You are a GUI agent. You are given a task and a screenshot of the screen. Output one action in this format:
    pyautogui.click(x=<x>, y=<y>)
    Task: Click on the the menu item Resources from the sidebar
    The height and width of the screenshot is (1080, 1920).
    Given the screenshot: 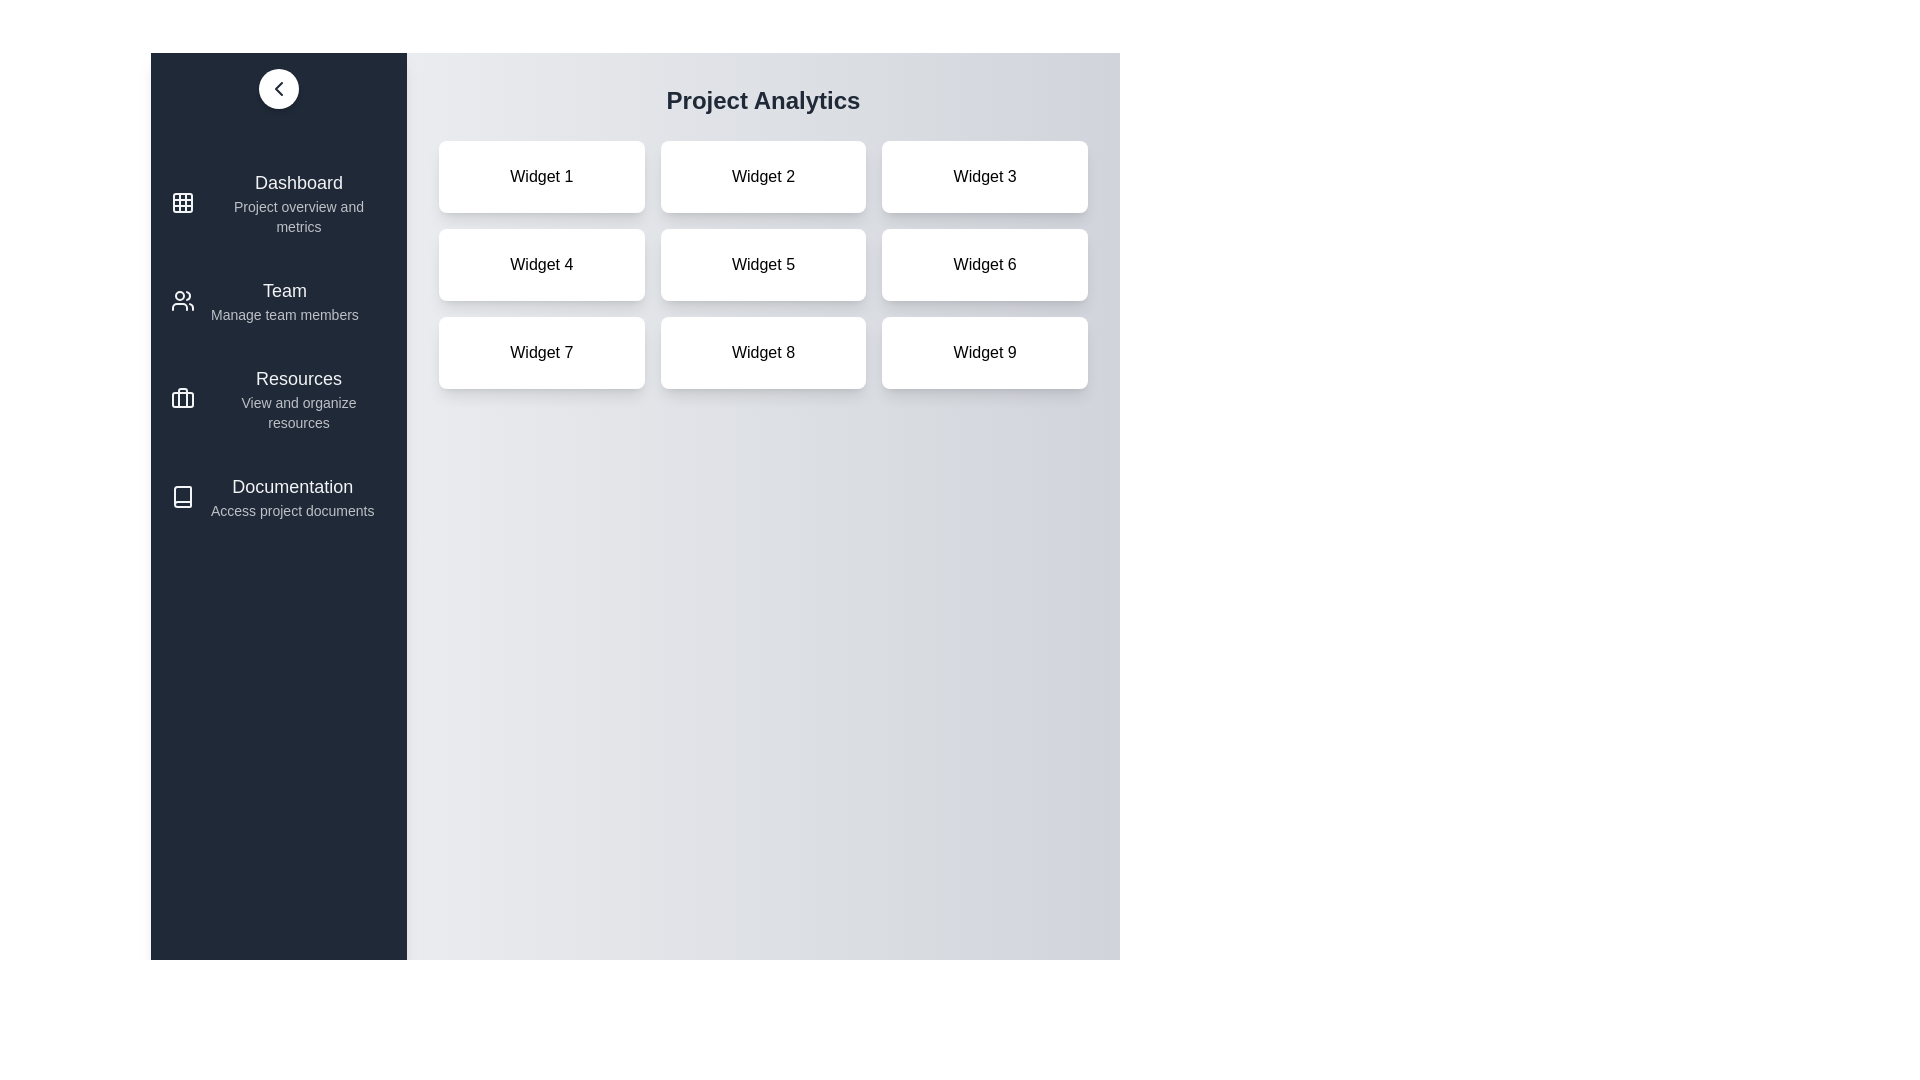 What is the action you would take?
    pyautogui.click(x=277, y=398)
    